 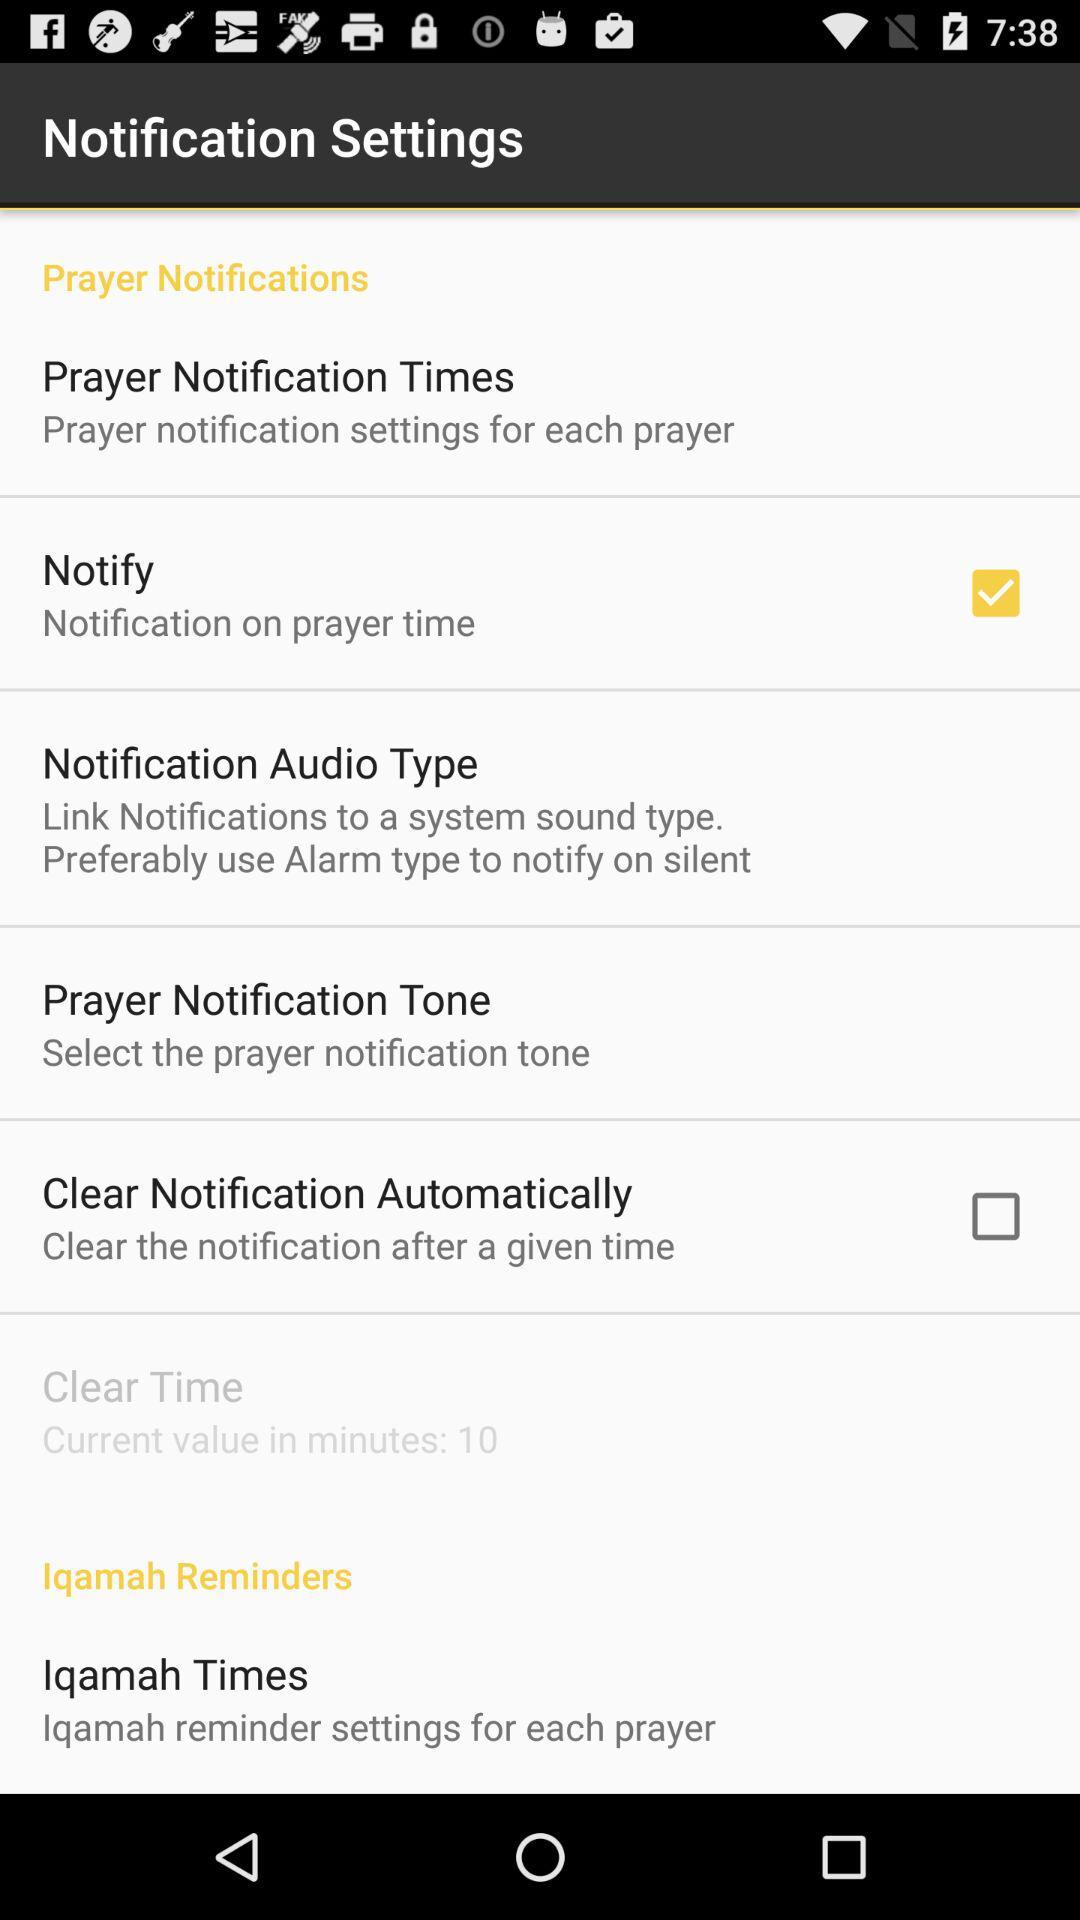 What do you see at coordinates (396, 836) in the screenshot?
I see `the link notifications to at the center` at bounding box center [396, 836].